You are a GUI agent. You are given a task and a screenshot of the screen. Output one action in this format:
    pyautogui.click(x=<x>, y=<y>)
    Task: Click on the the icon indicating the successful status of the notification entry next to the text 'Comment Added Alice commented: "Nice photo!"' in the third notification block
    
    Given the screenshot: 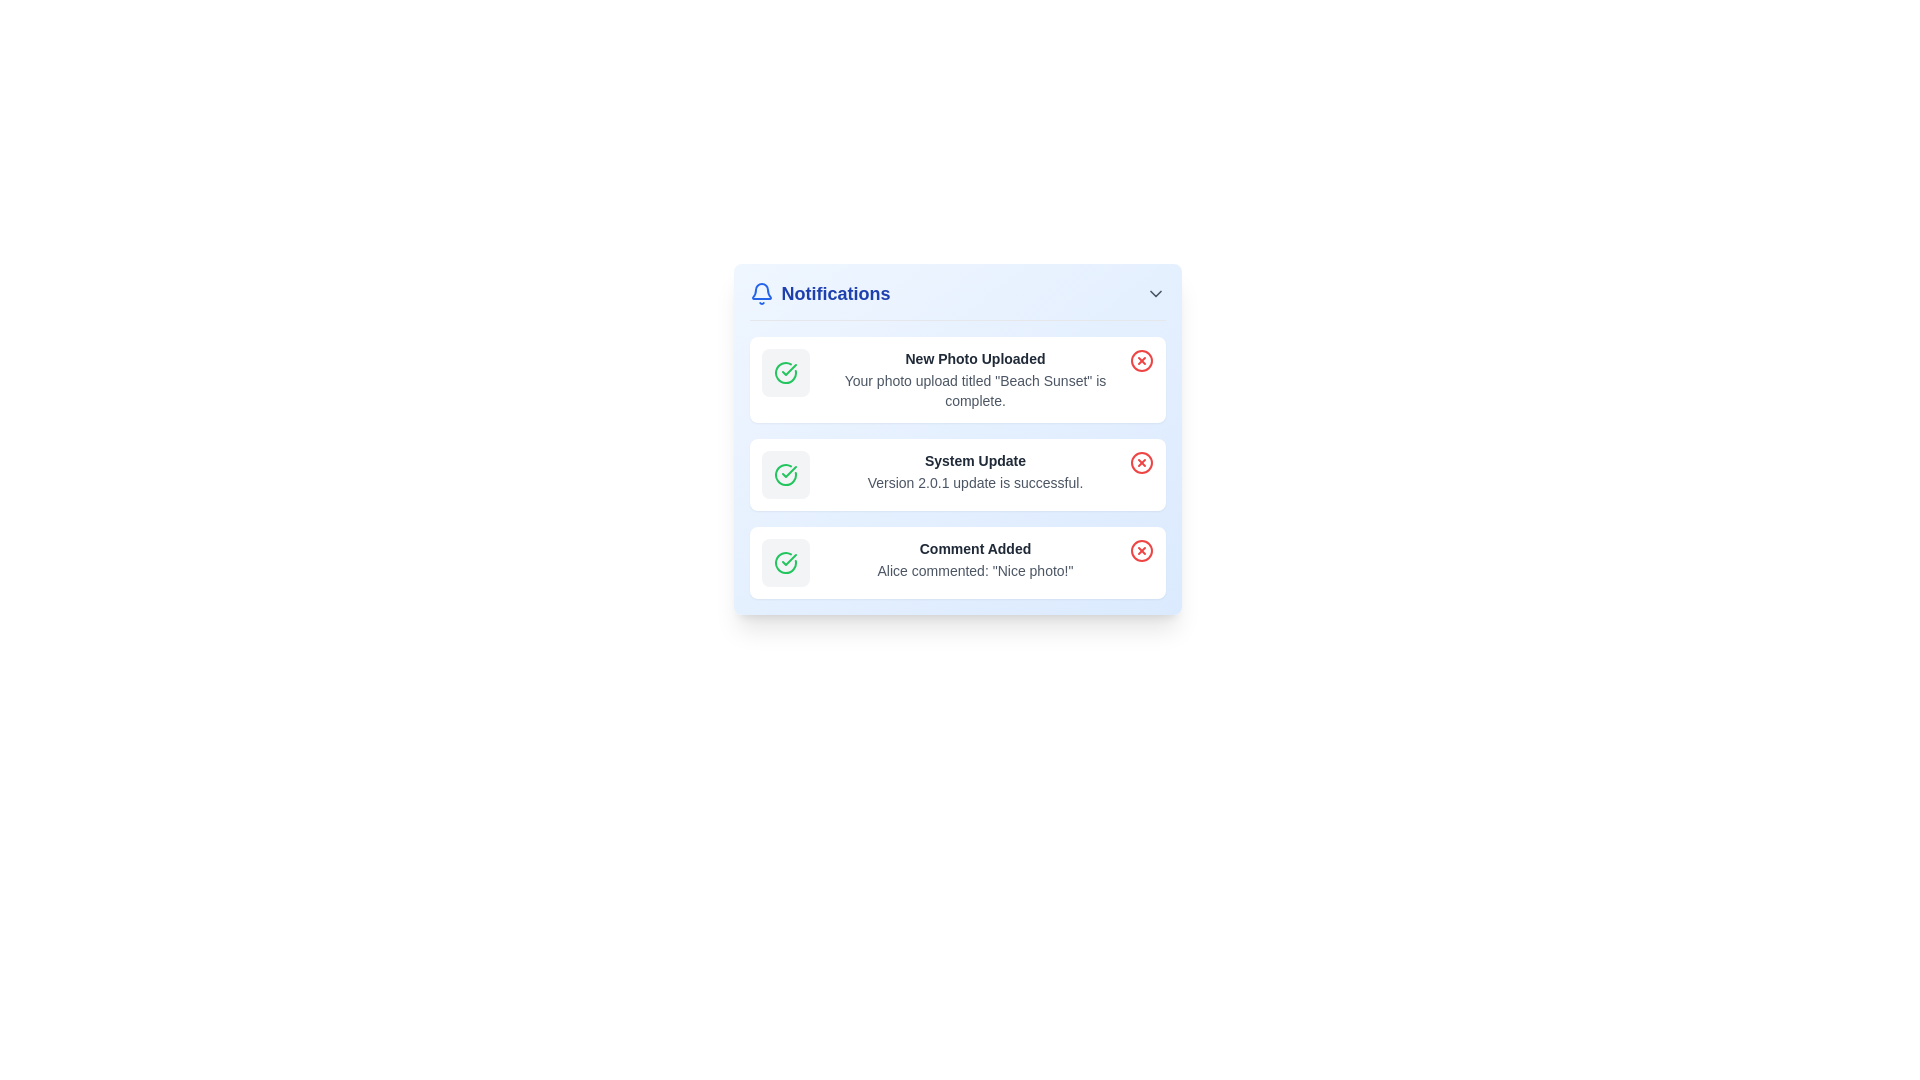 What is the action you would take?
    pyautogui.click(x=784, y=563)
    